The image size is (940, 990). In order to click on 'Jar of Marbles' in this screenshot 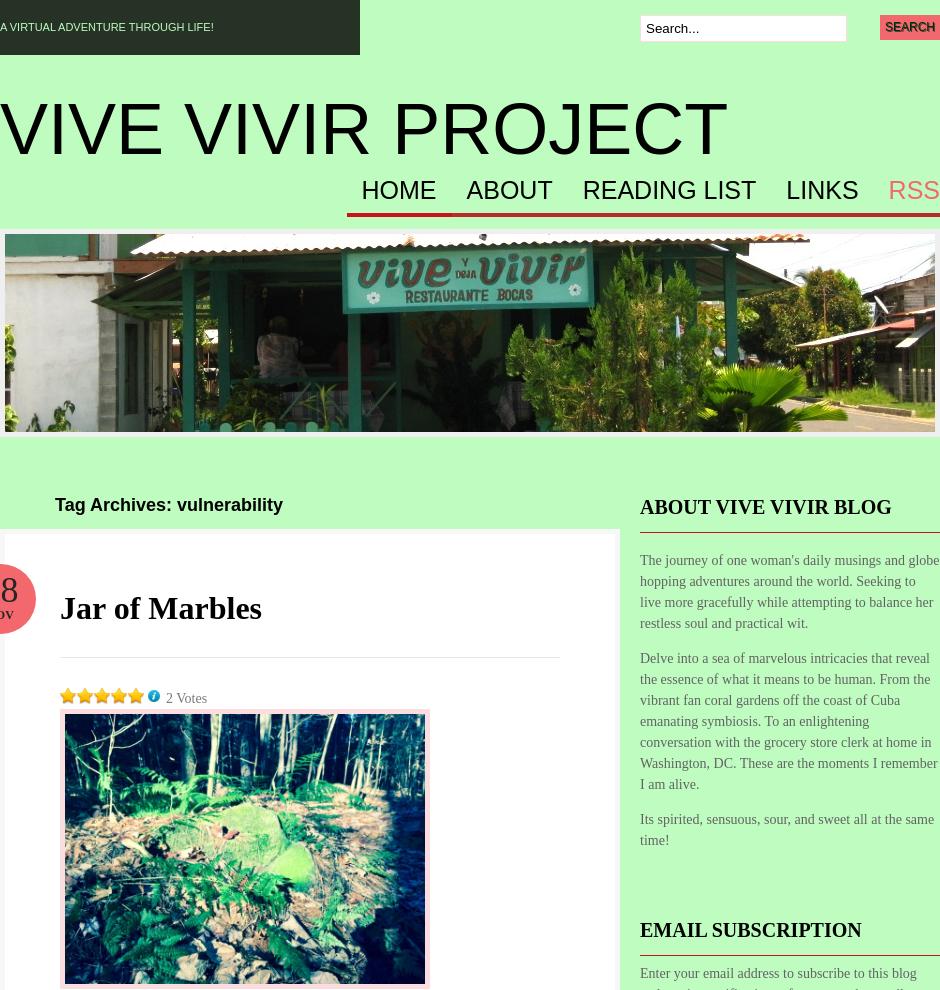, I will do `click(161, 606)`.